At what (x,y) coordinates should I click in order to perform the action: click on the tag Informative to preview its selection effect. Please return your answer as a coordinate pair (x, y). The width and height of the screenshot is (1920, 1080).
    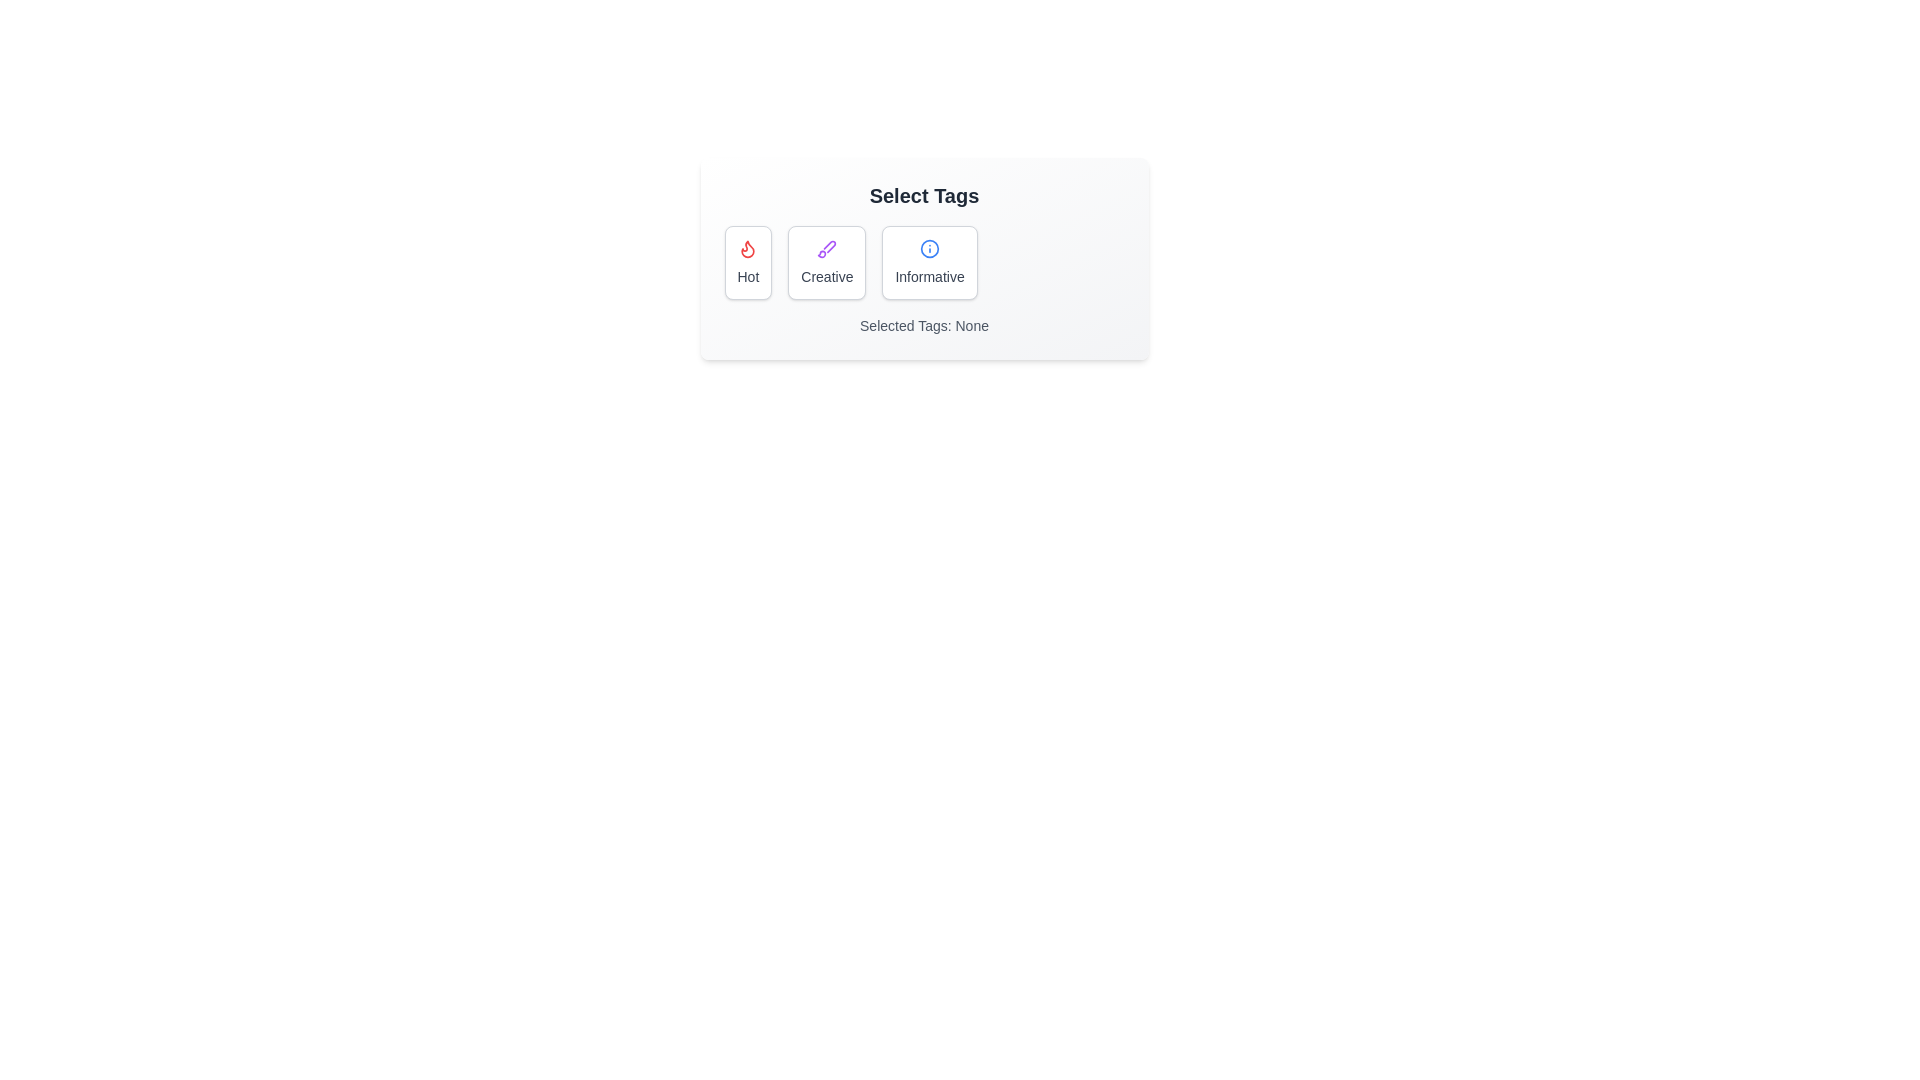
    Looking at the image, I should click on (929, 261).